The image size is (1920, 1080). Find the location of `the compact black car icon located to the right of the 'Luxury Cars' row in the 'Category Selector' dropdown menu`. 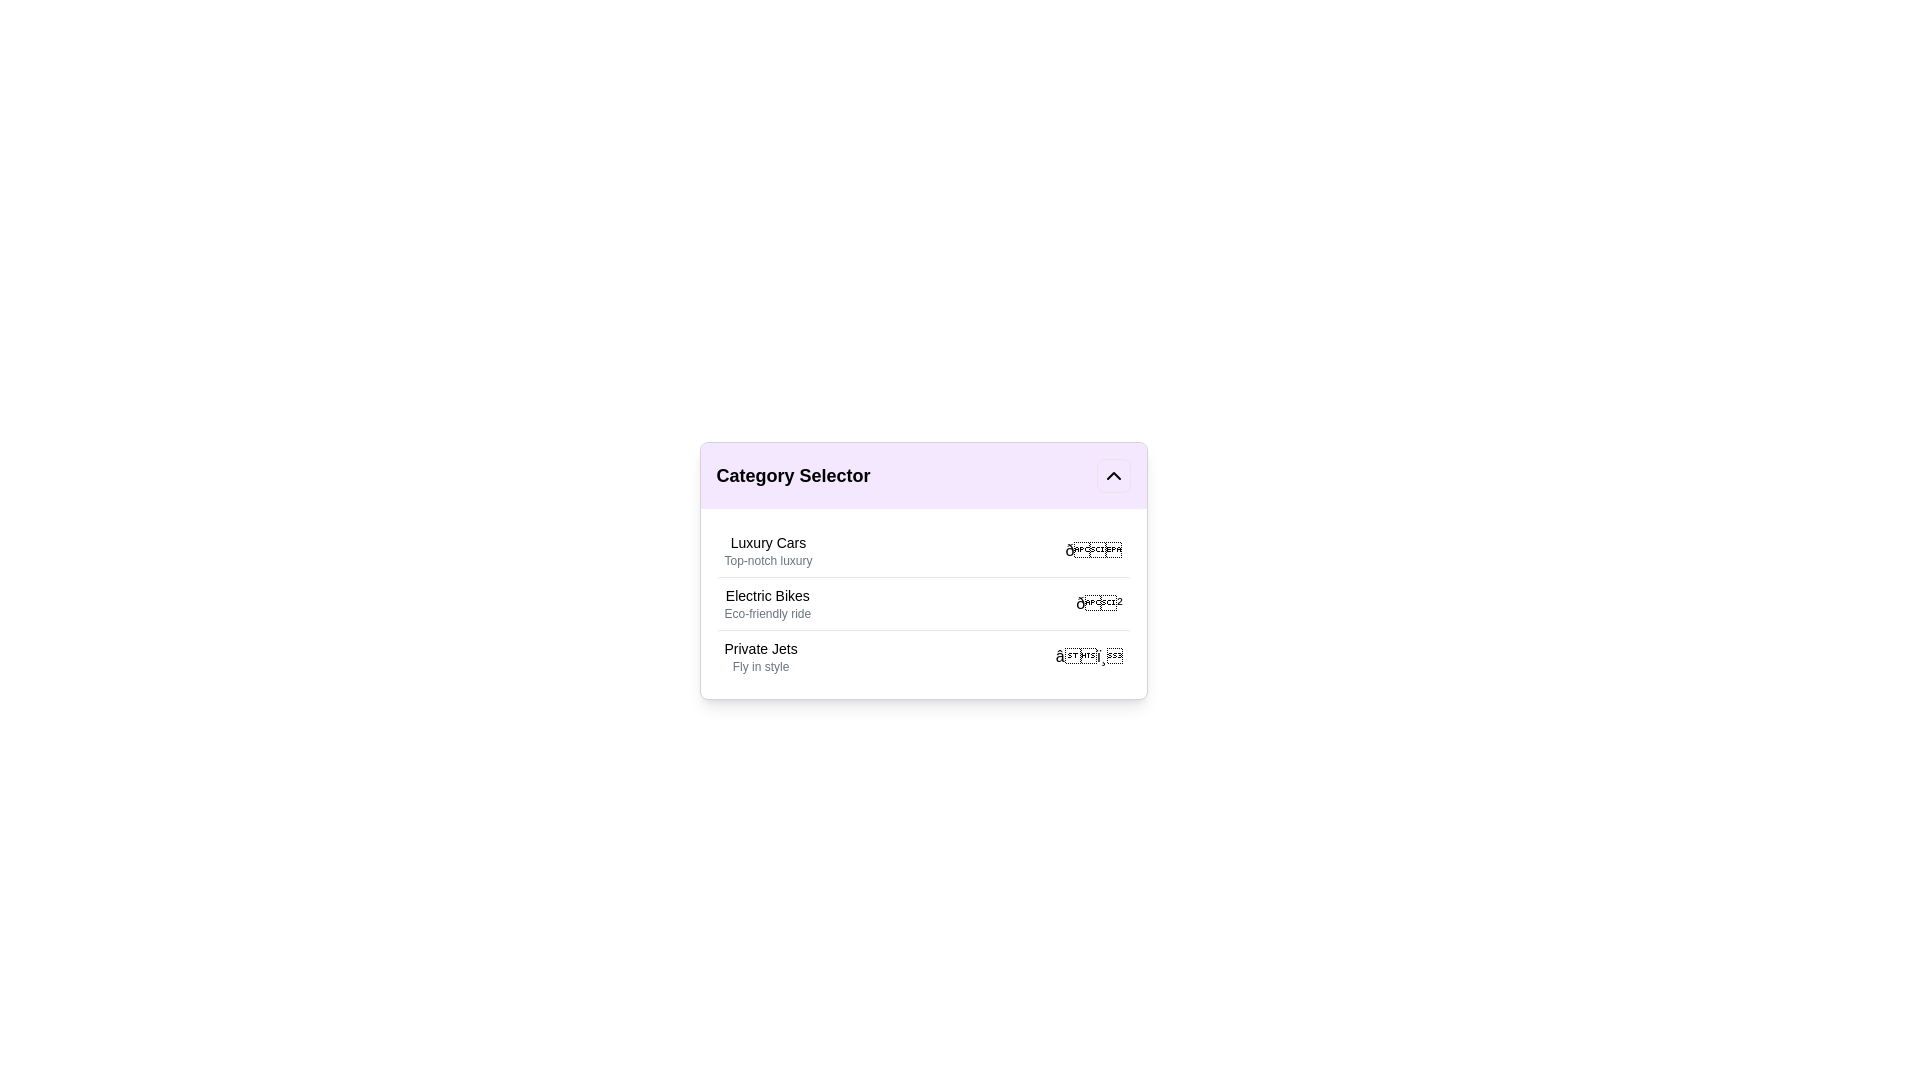

the compact black car icon located to the right of the 'Luxury Cars' row in the 'Category Selector' dropdown menu is located at coordinates (1093, 551).